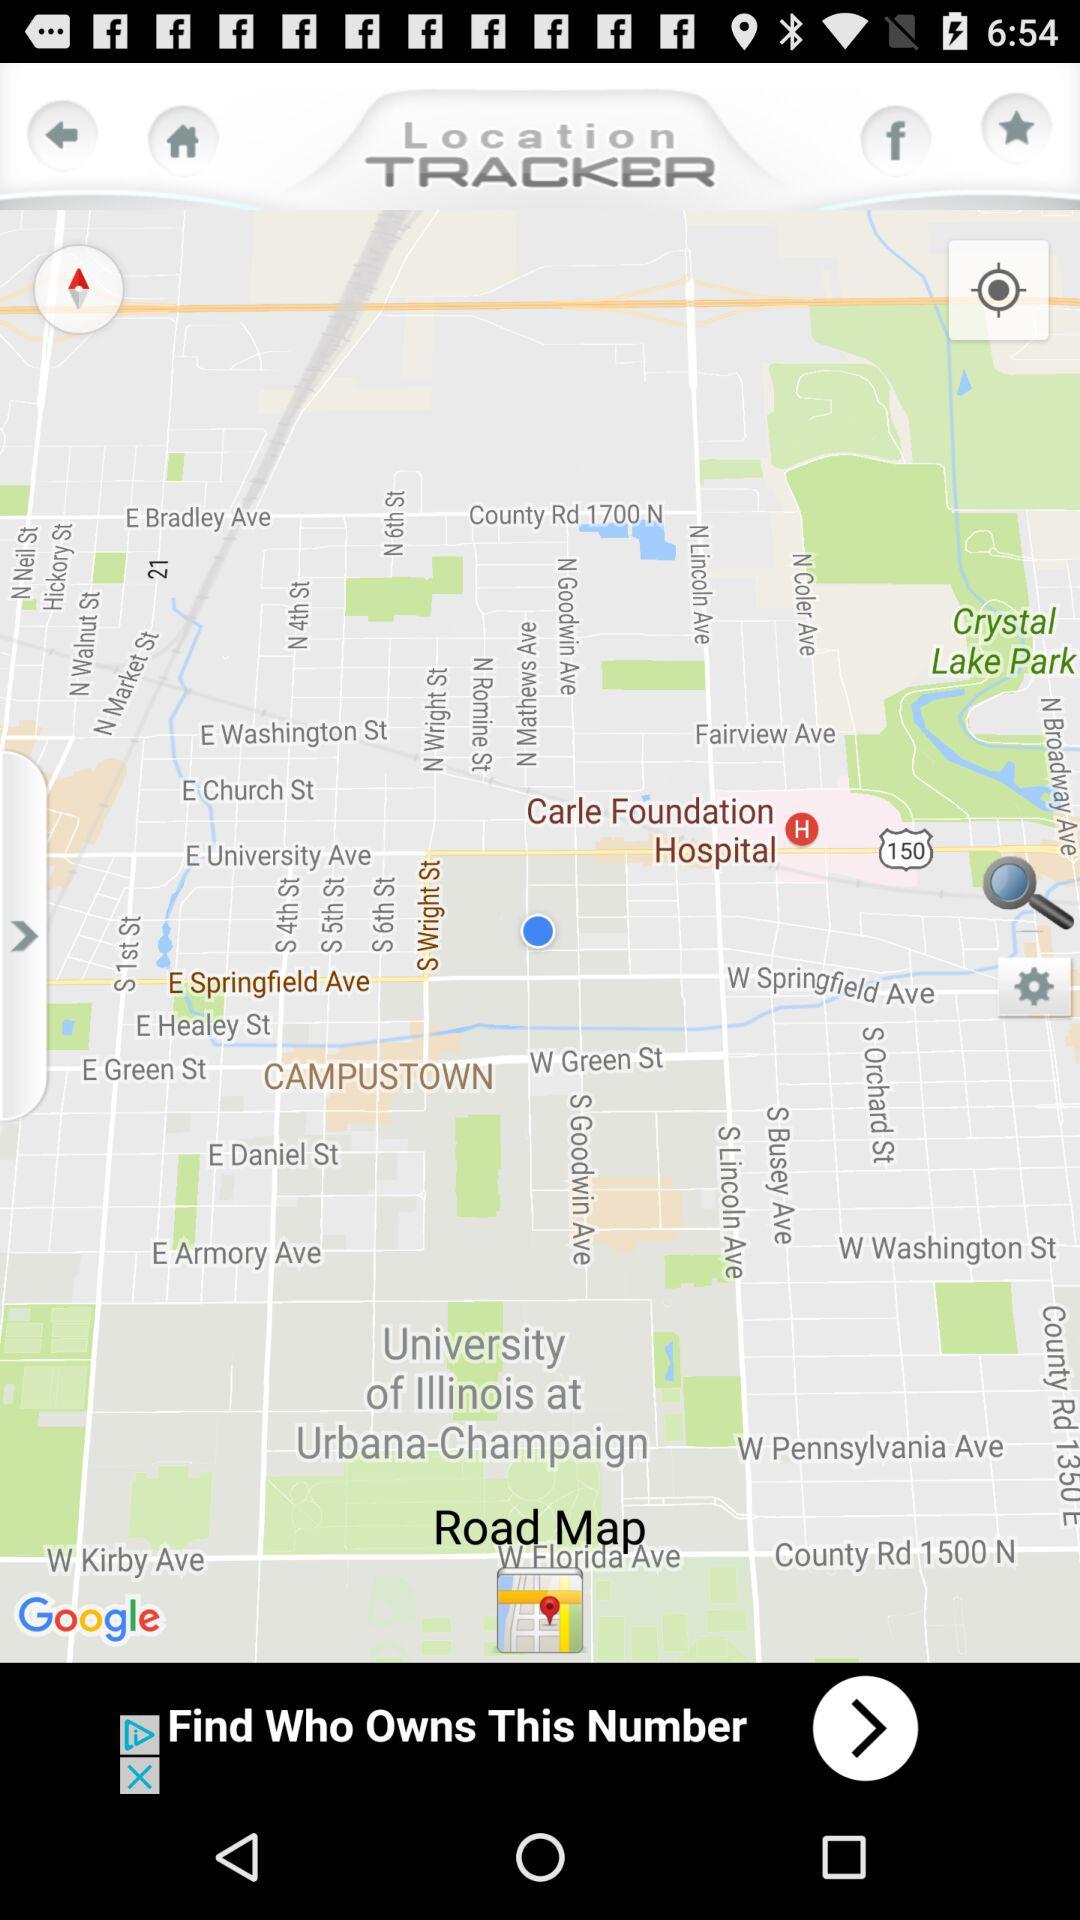 The height and width of the screenshot is (1920, 1080). I want to click on the star icon, so click(1017, 137).